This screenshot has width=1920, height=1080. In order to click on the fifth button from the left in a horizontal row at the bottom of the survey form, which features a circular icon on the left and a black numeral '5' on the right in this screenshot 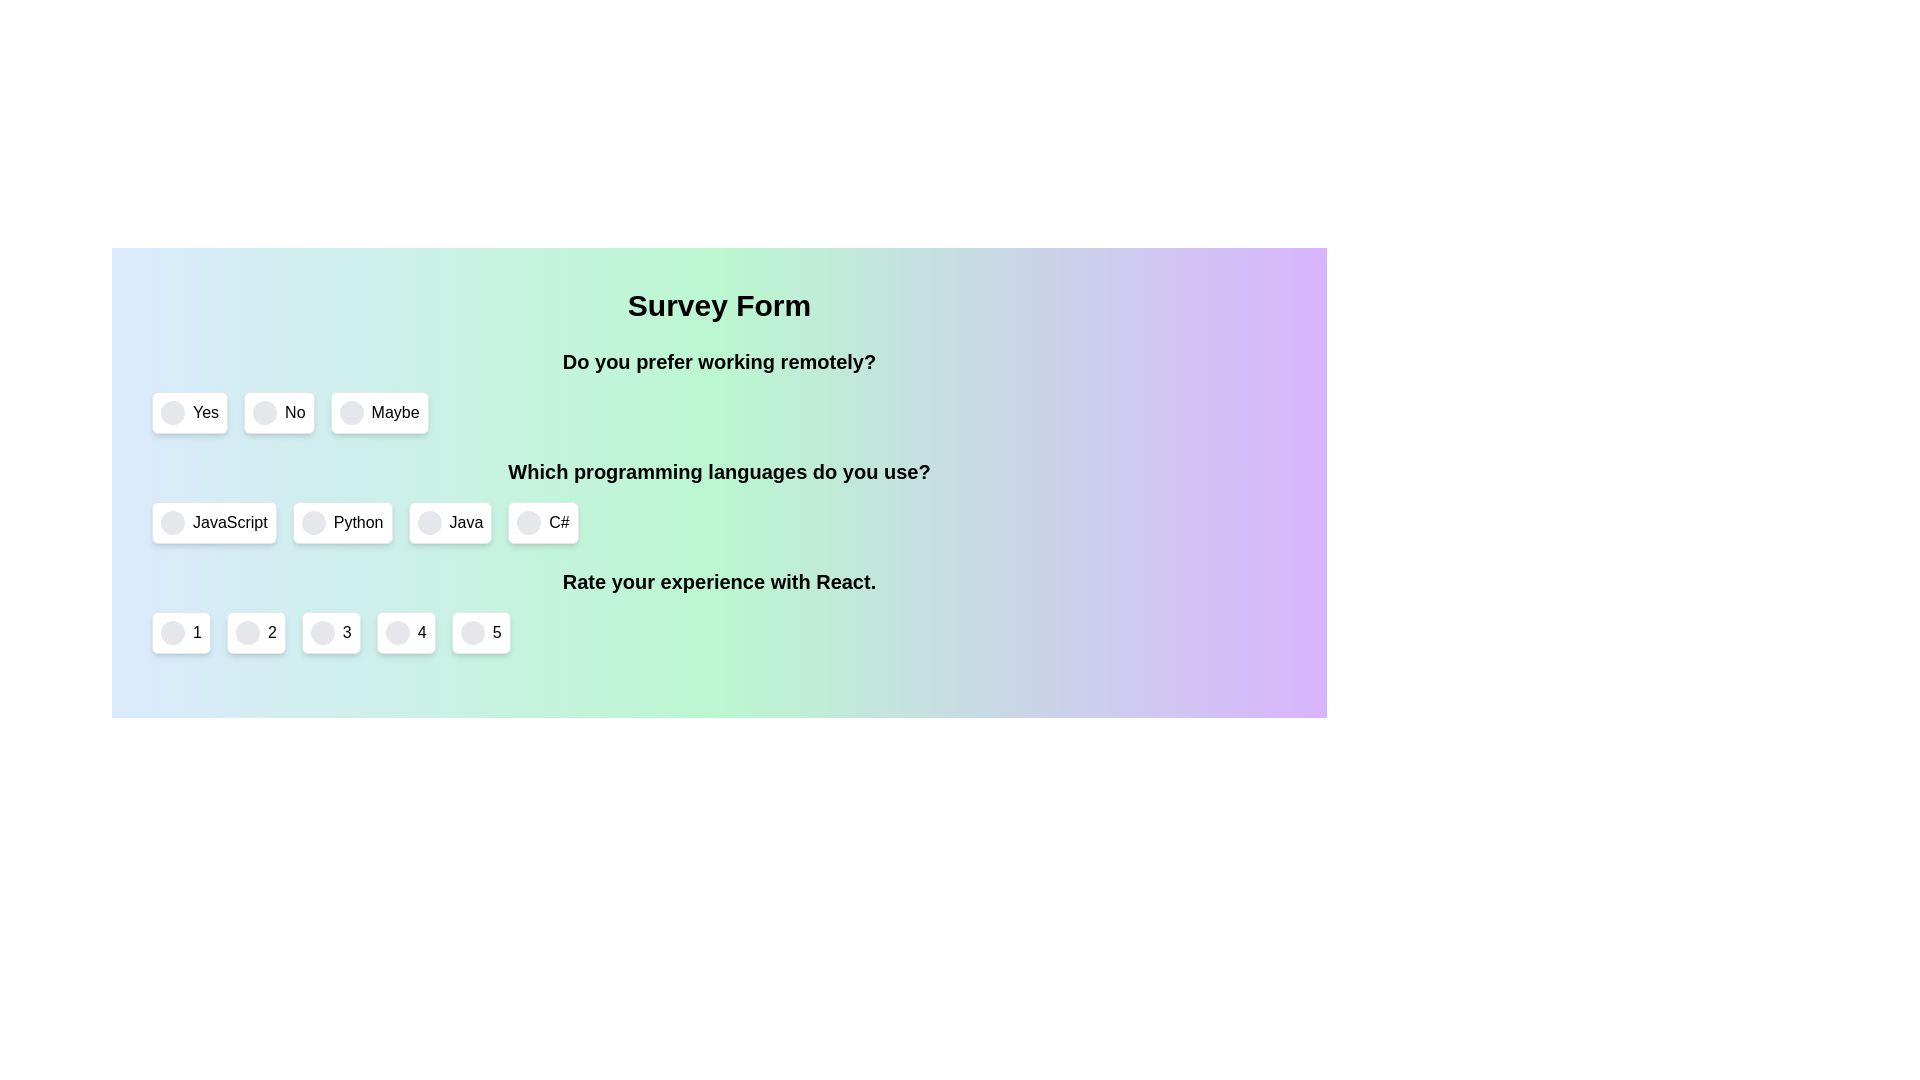, I will do `click(481, 632)`.